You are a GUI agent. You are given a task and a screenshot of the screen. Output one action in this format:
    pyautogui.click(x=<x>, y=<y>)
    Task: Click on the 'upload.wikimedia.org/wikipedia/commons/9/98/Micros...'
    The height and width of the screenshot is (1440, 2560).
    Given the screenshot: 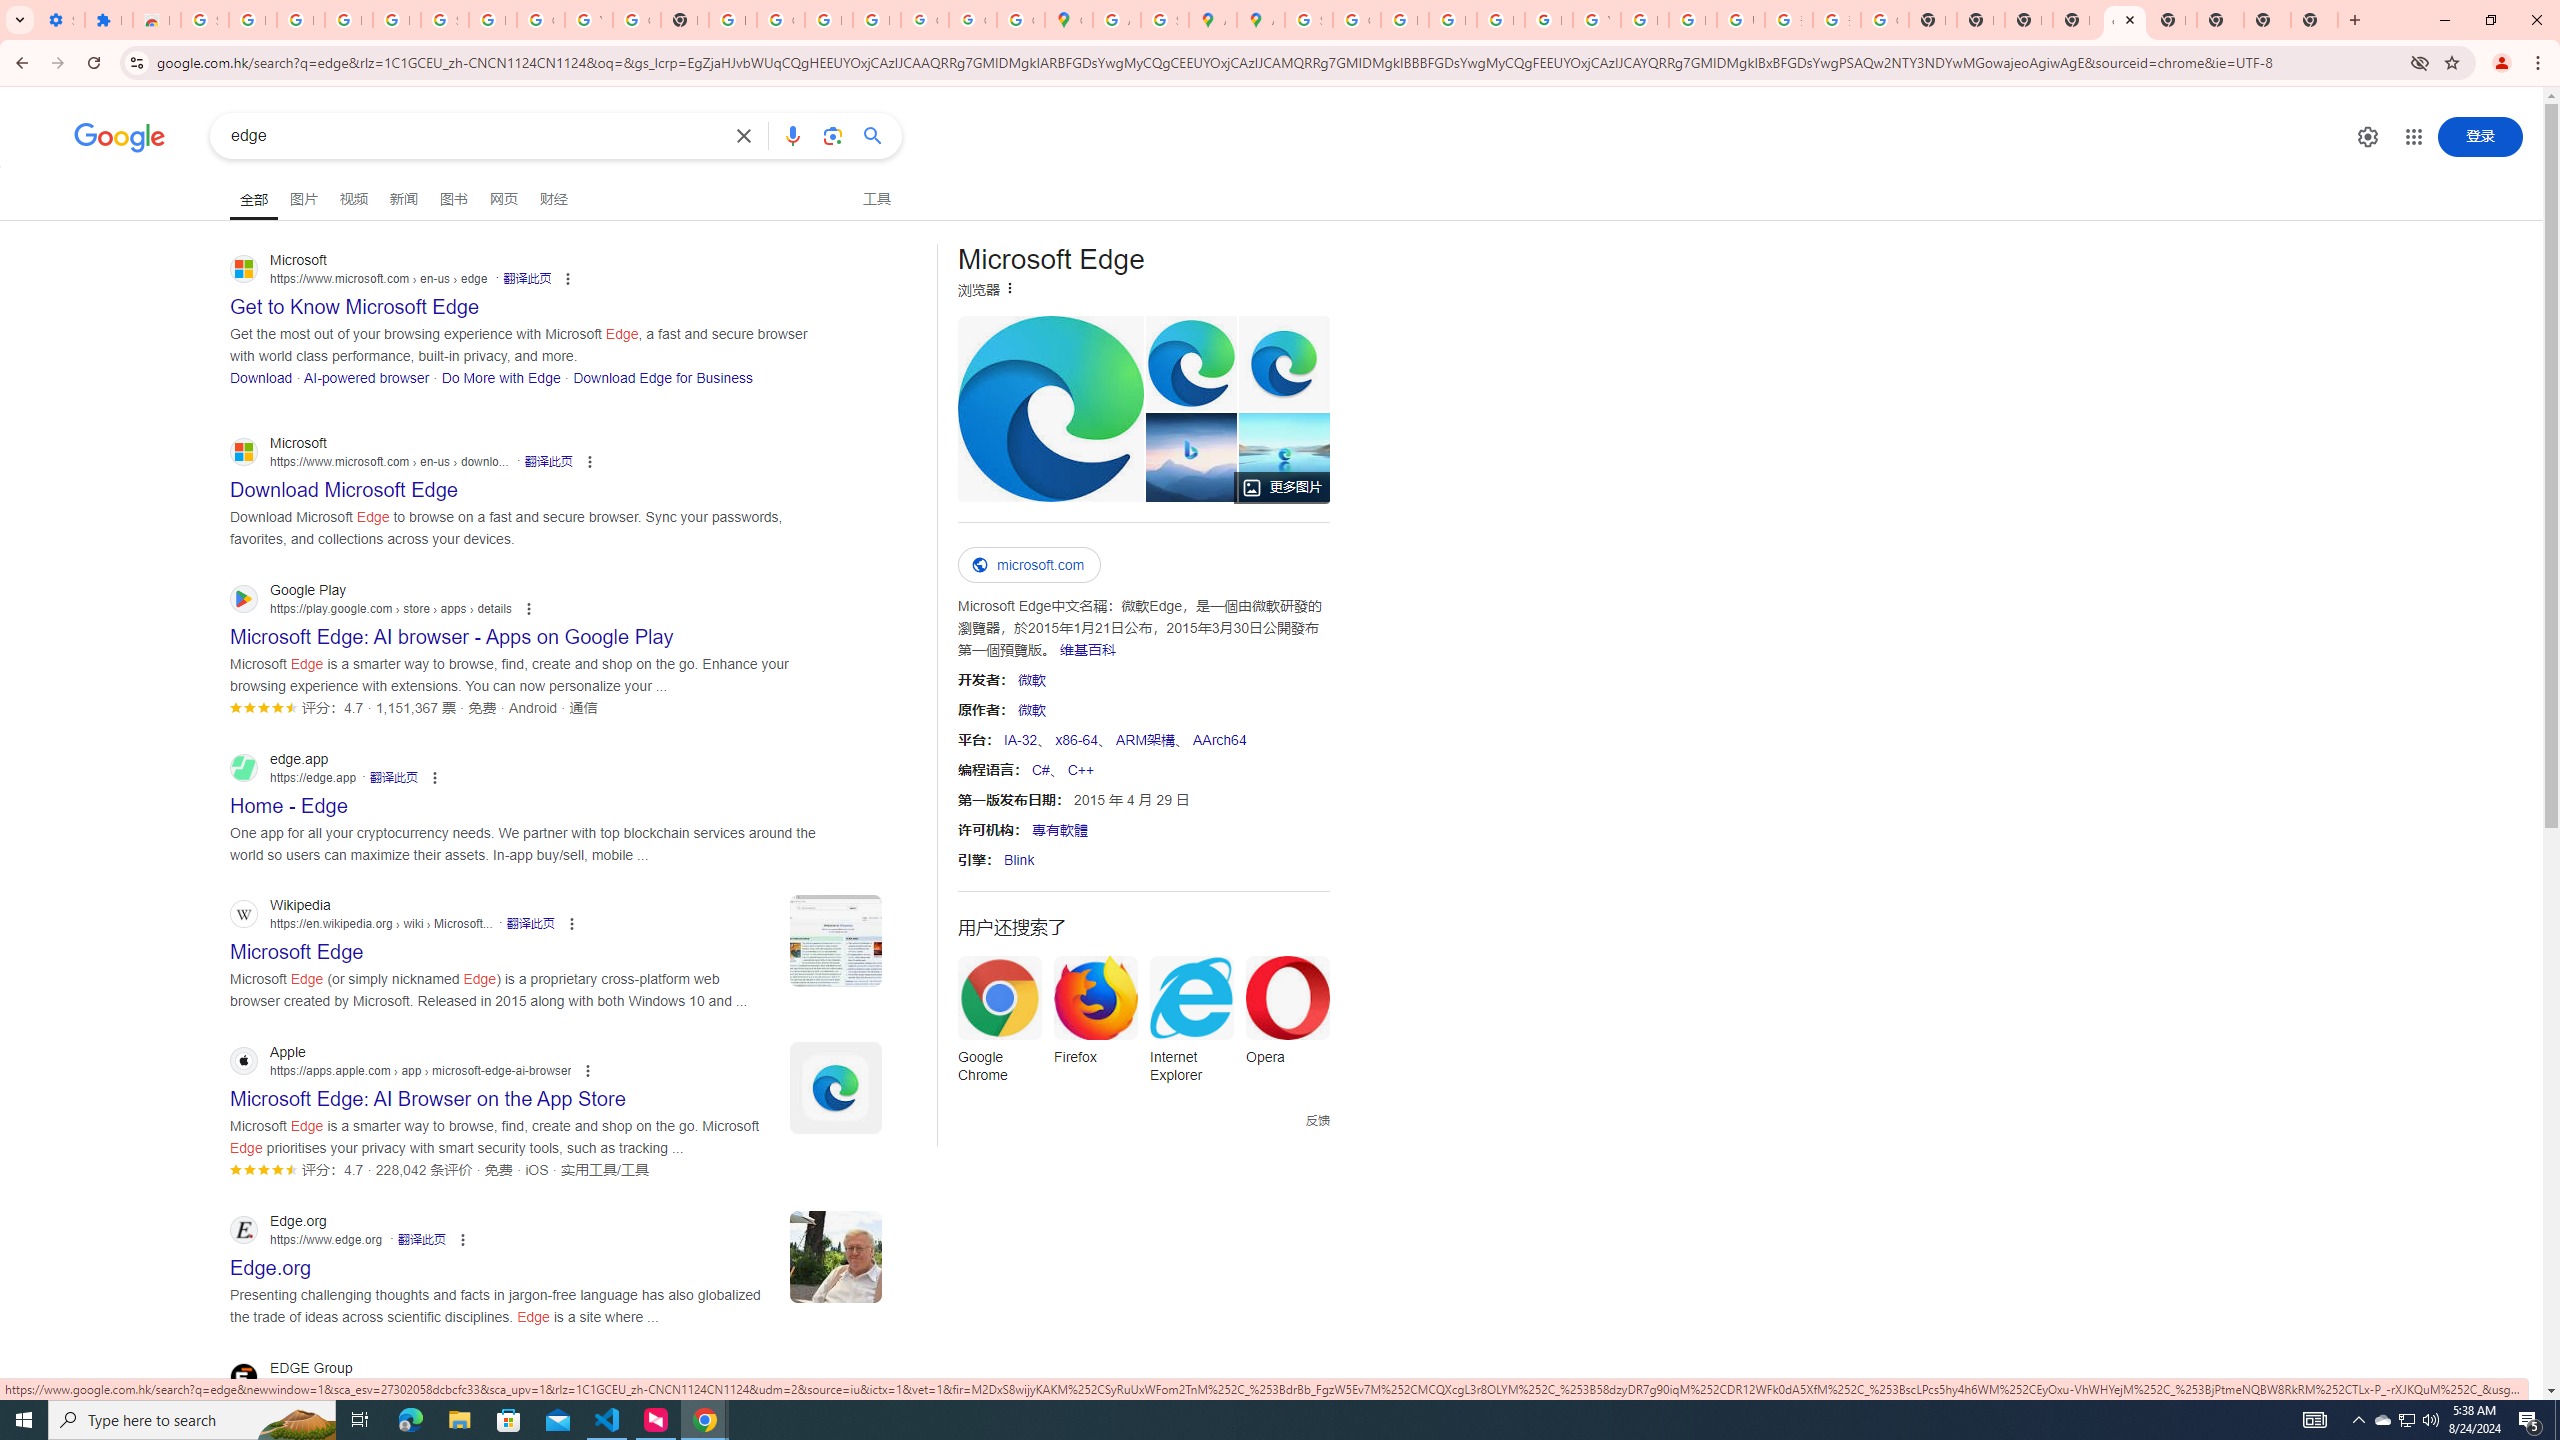 What is the action you would take?
    pyautogui.click(x=1049, y=407)
    